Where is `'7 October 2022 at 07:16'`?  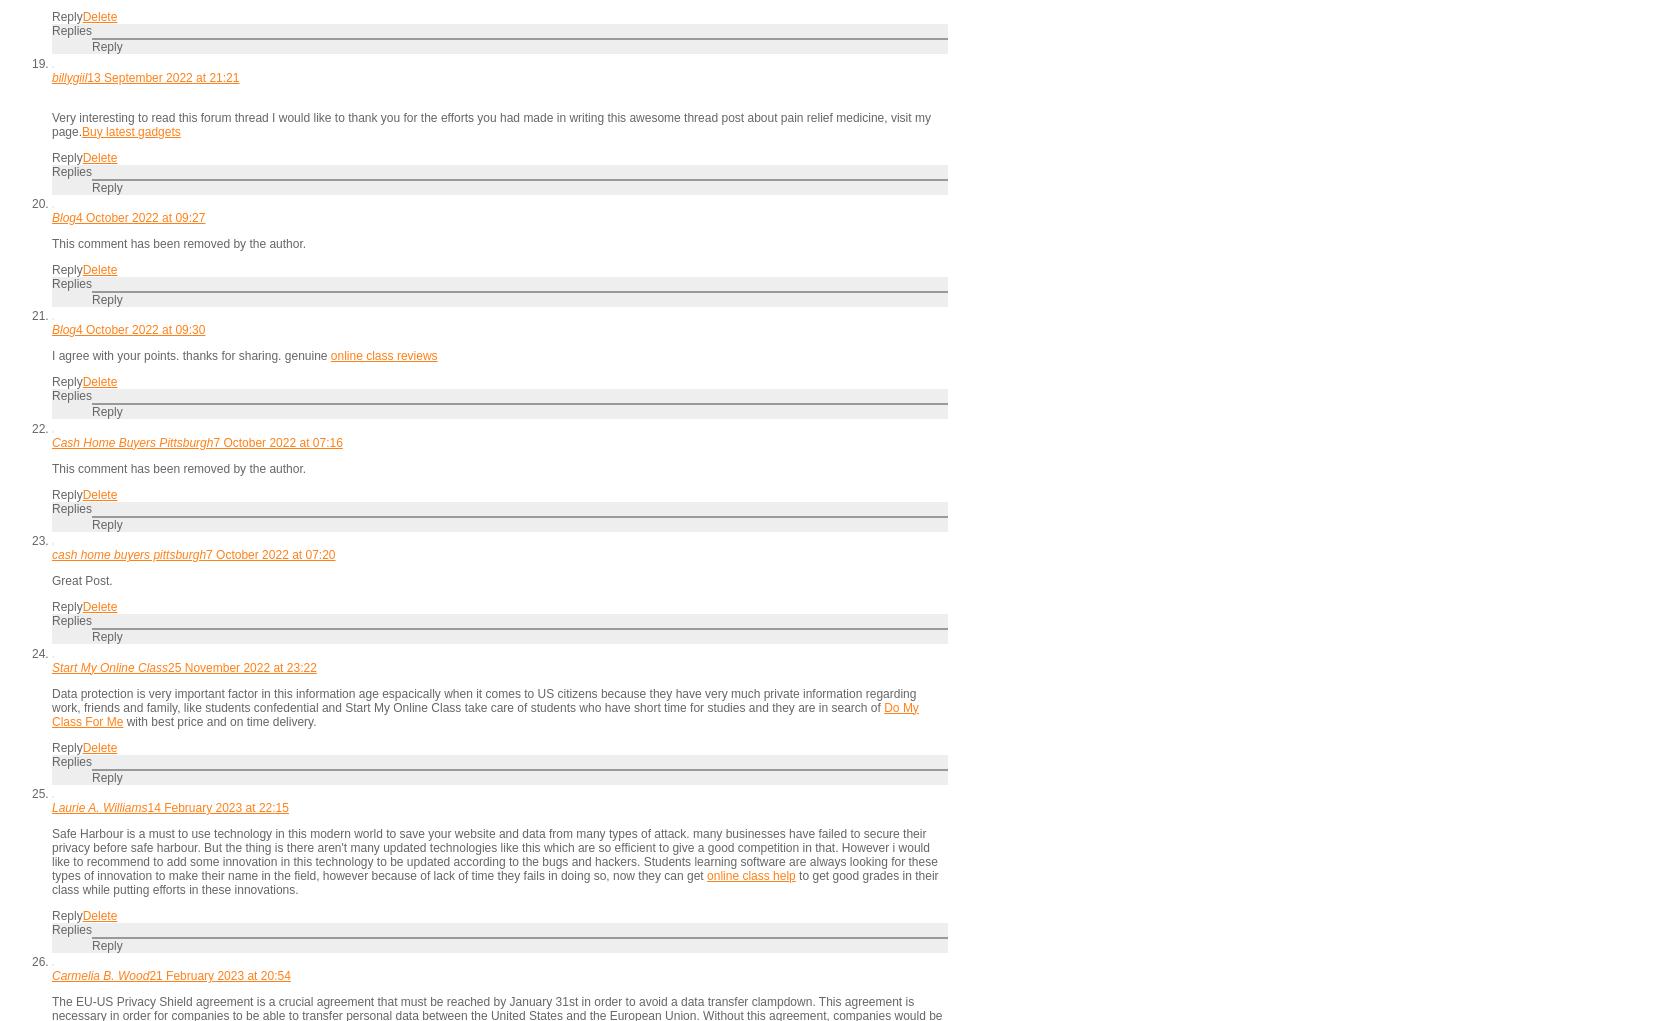 '7 October 2022 at 07:16' is located at coordinates (213, 441).